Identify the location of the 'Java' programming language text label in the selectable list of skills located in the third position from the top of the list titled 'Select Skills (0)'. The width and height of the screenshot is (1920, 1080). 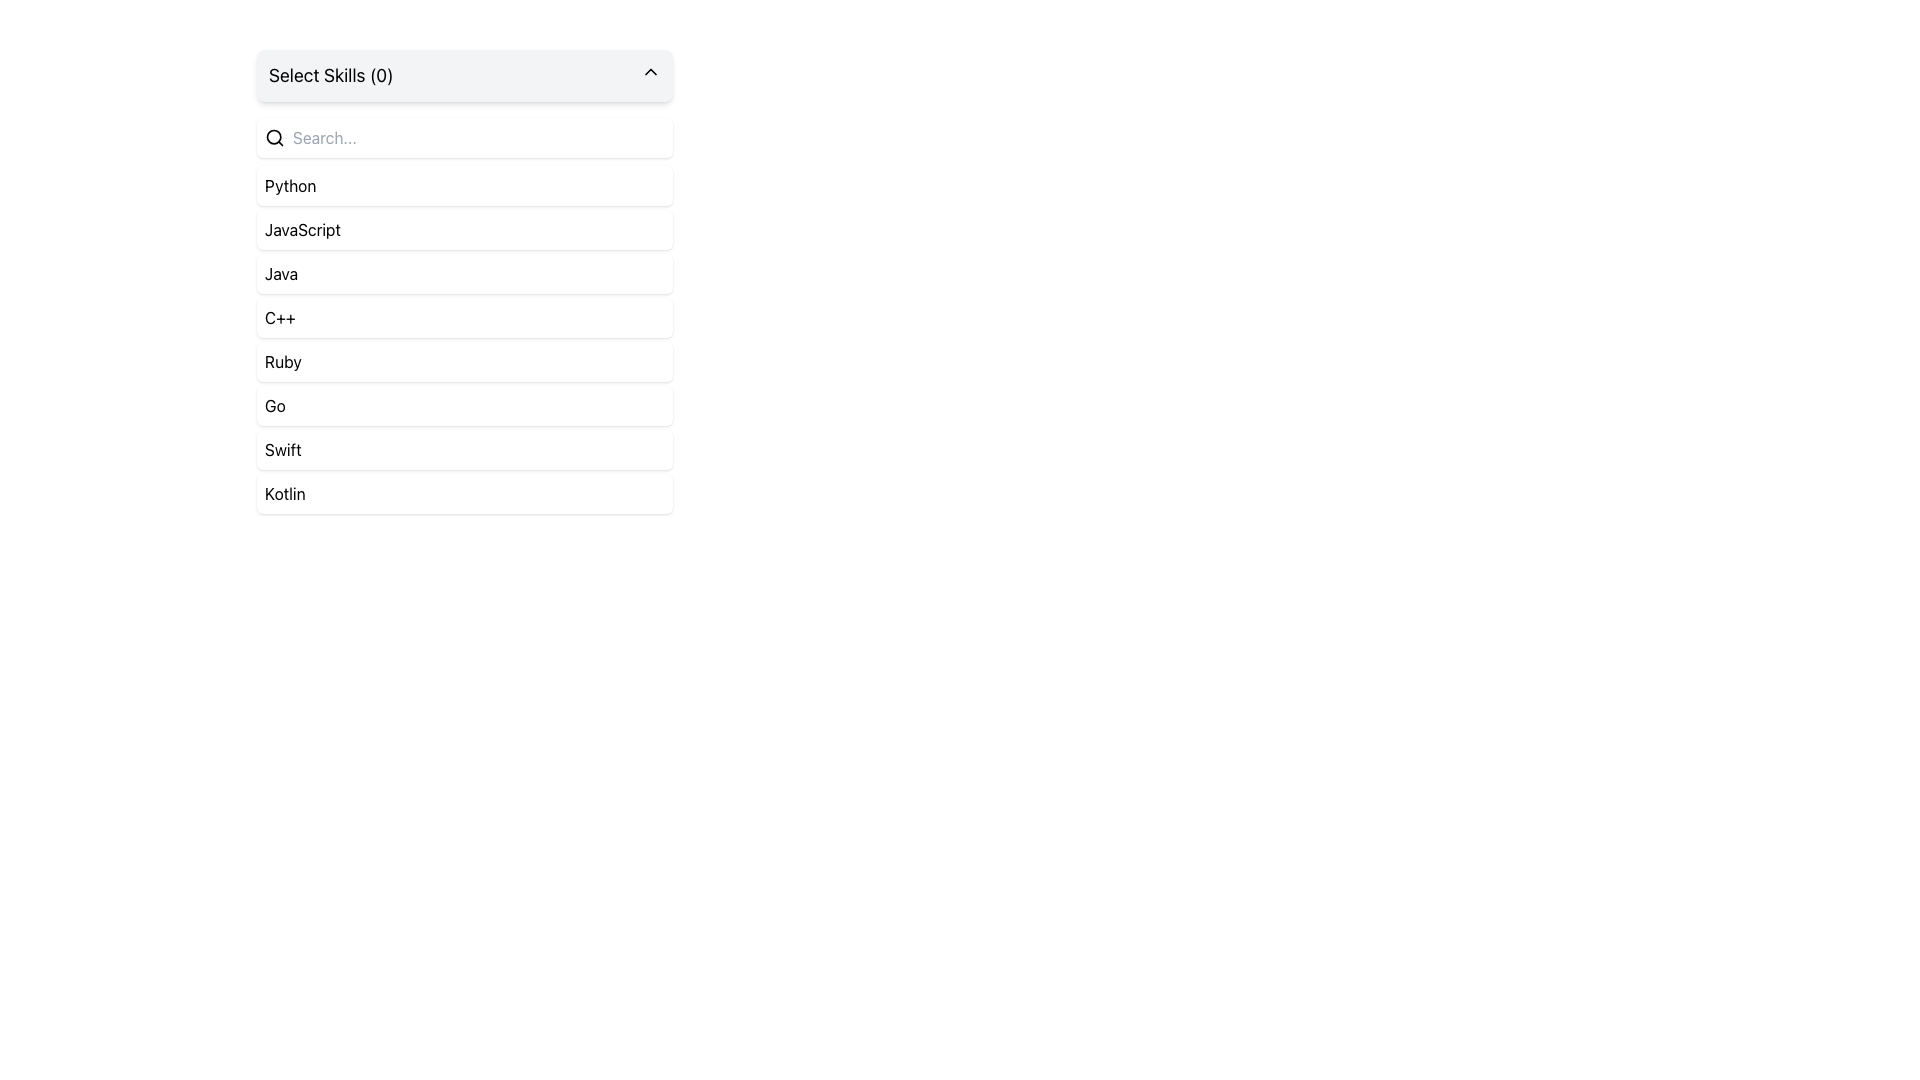
(280, 273).